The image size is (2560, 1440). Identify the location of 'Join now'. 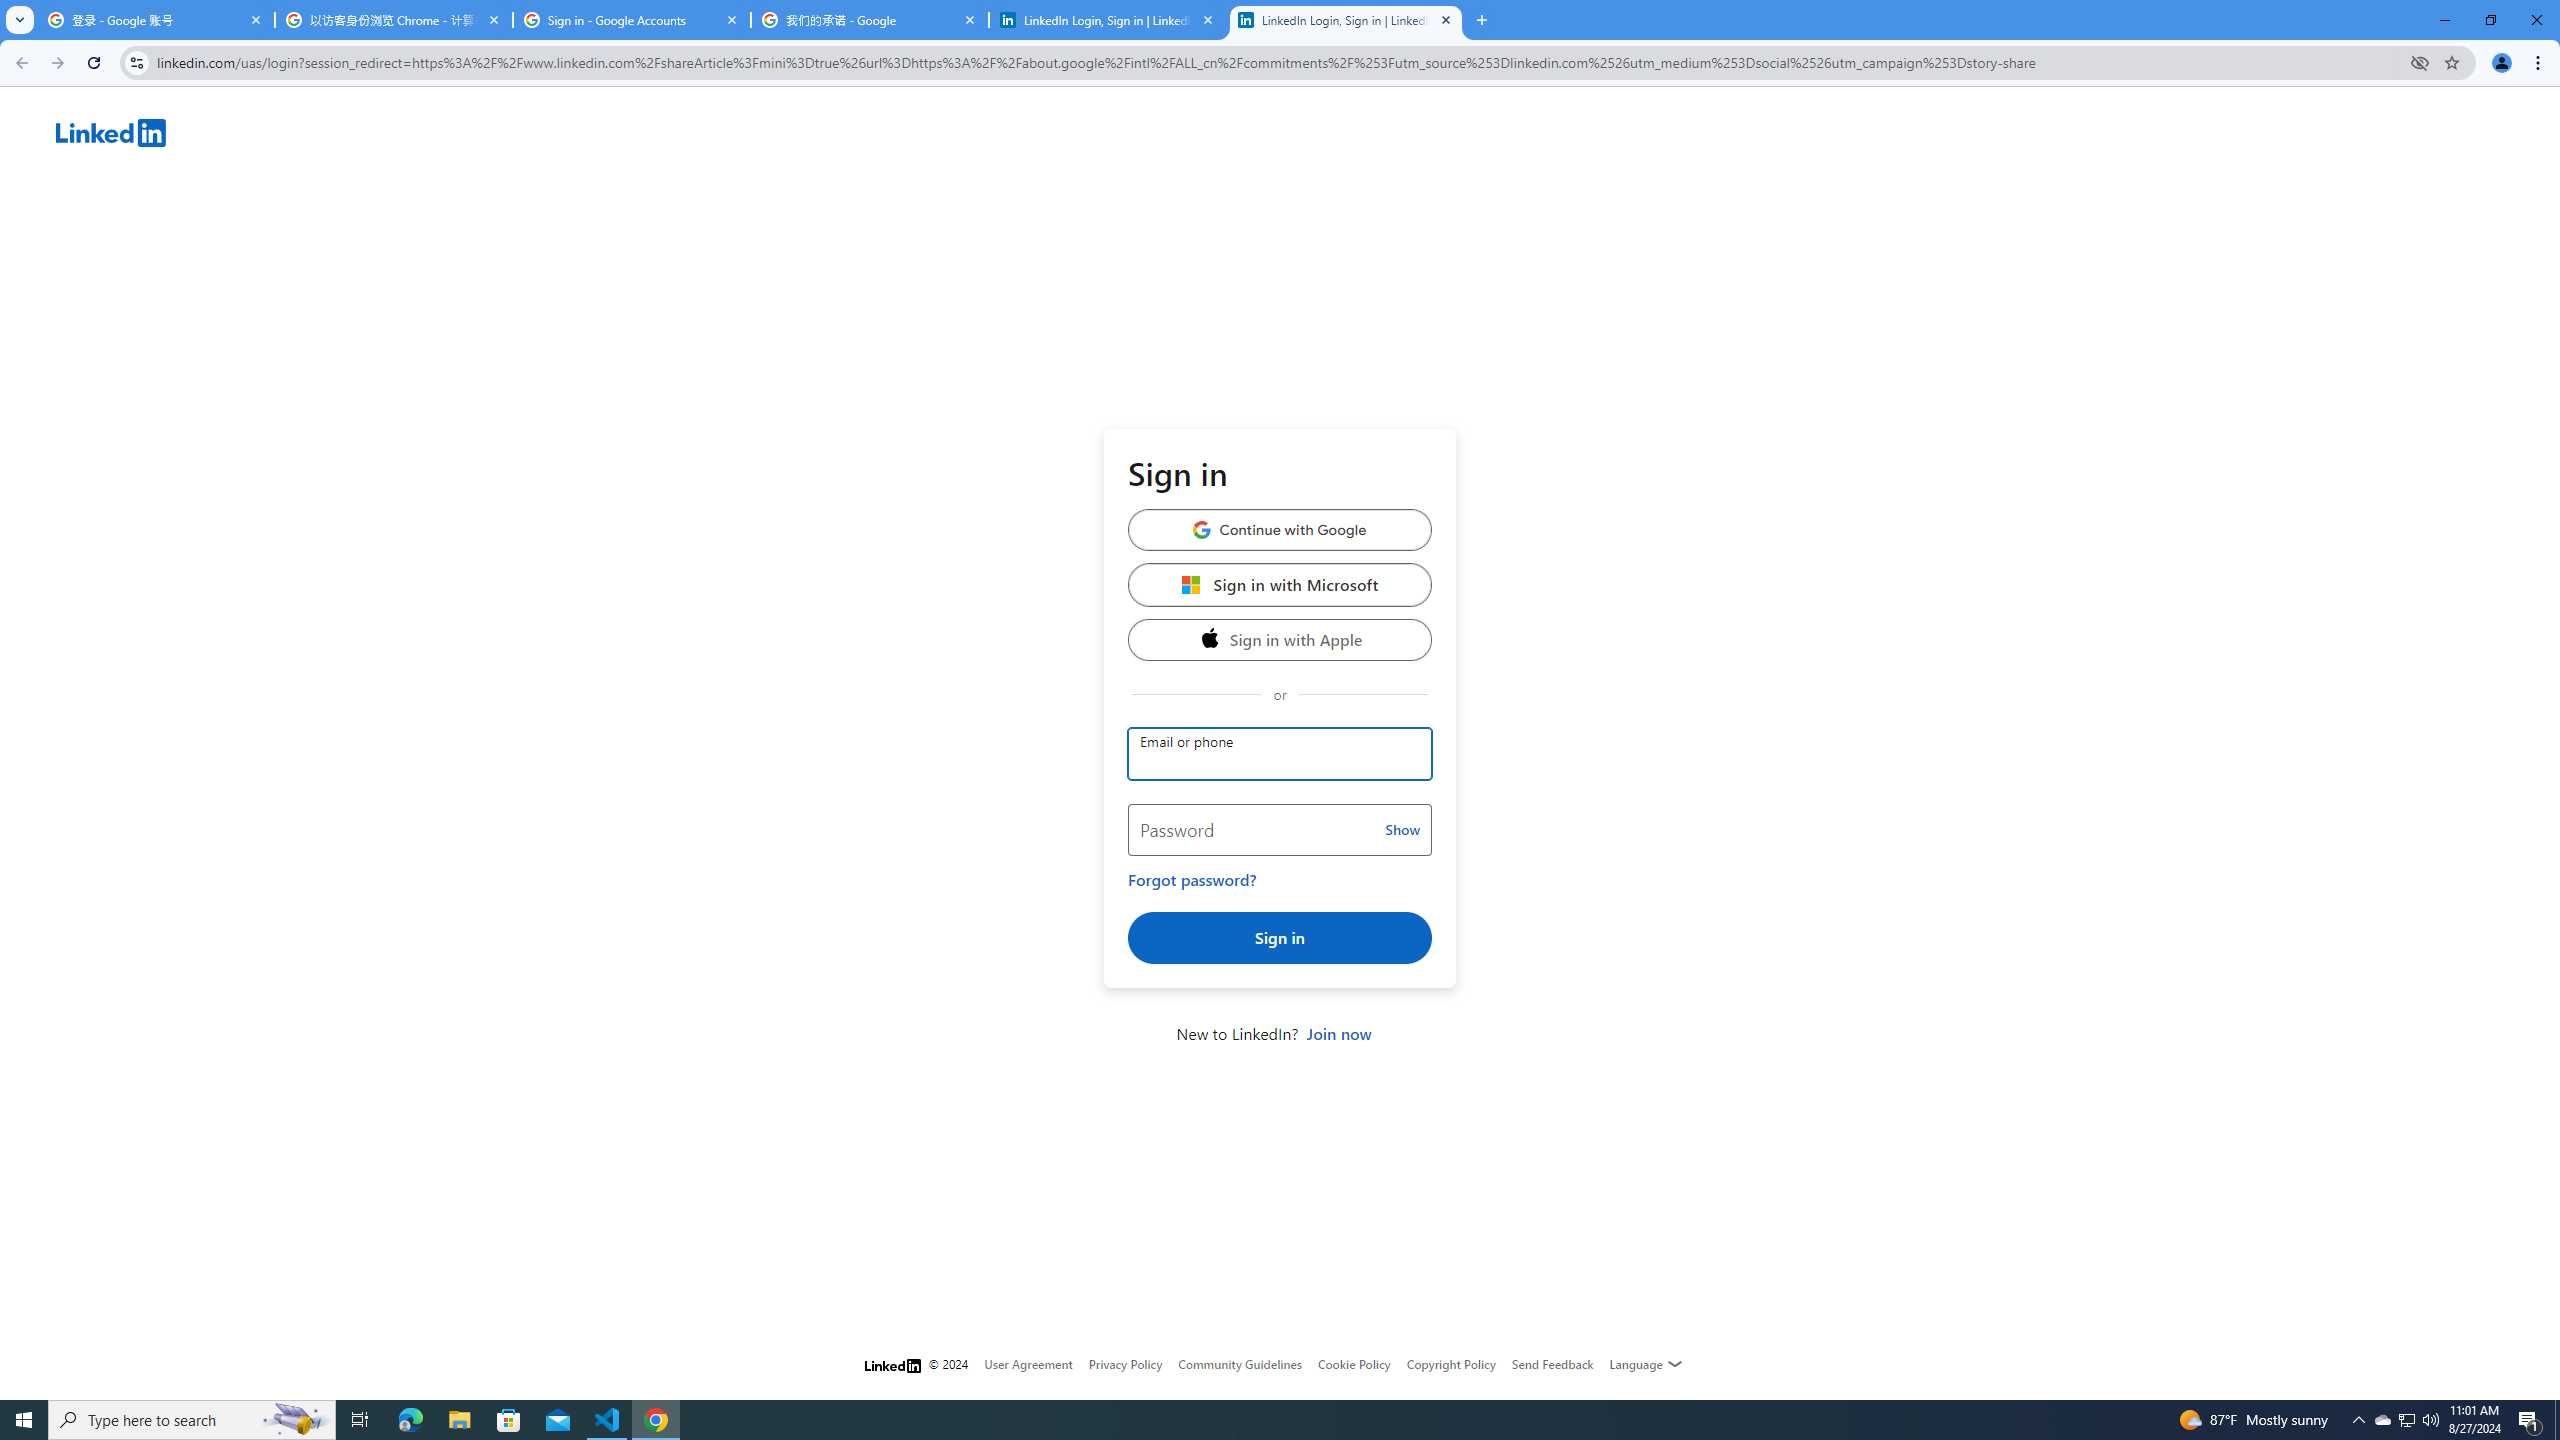
(1337, 1034).